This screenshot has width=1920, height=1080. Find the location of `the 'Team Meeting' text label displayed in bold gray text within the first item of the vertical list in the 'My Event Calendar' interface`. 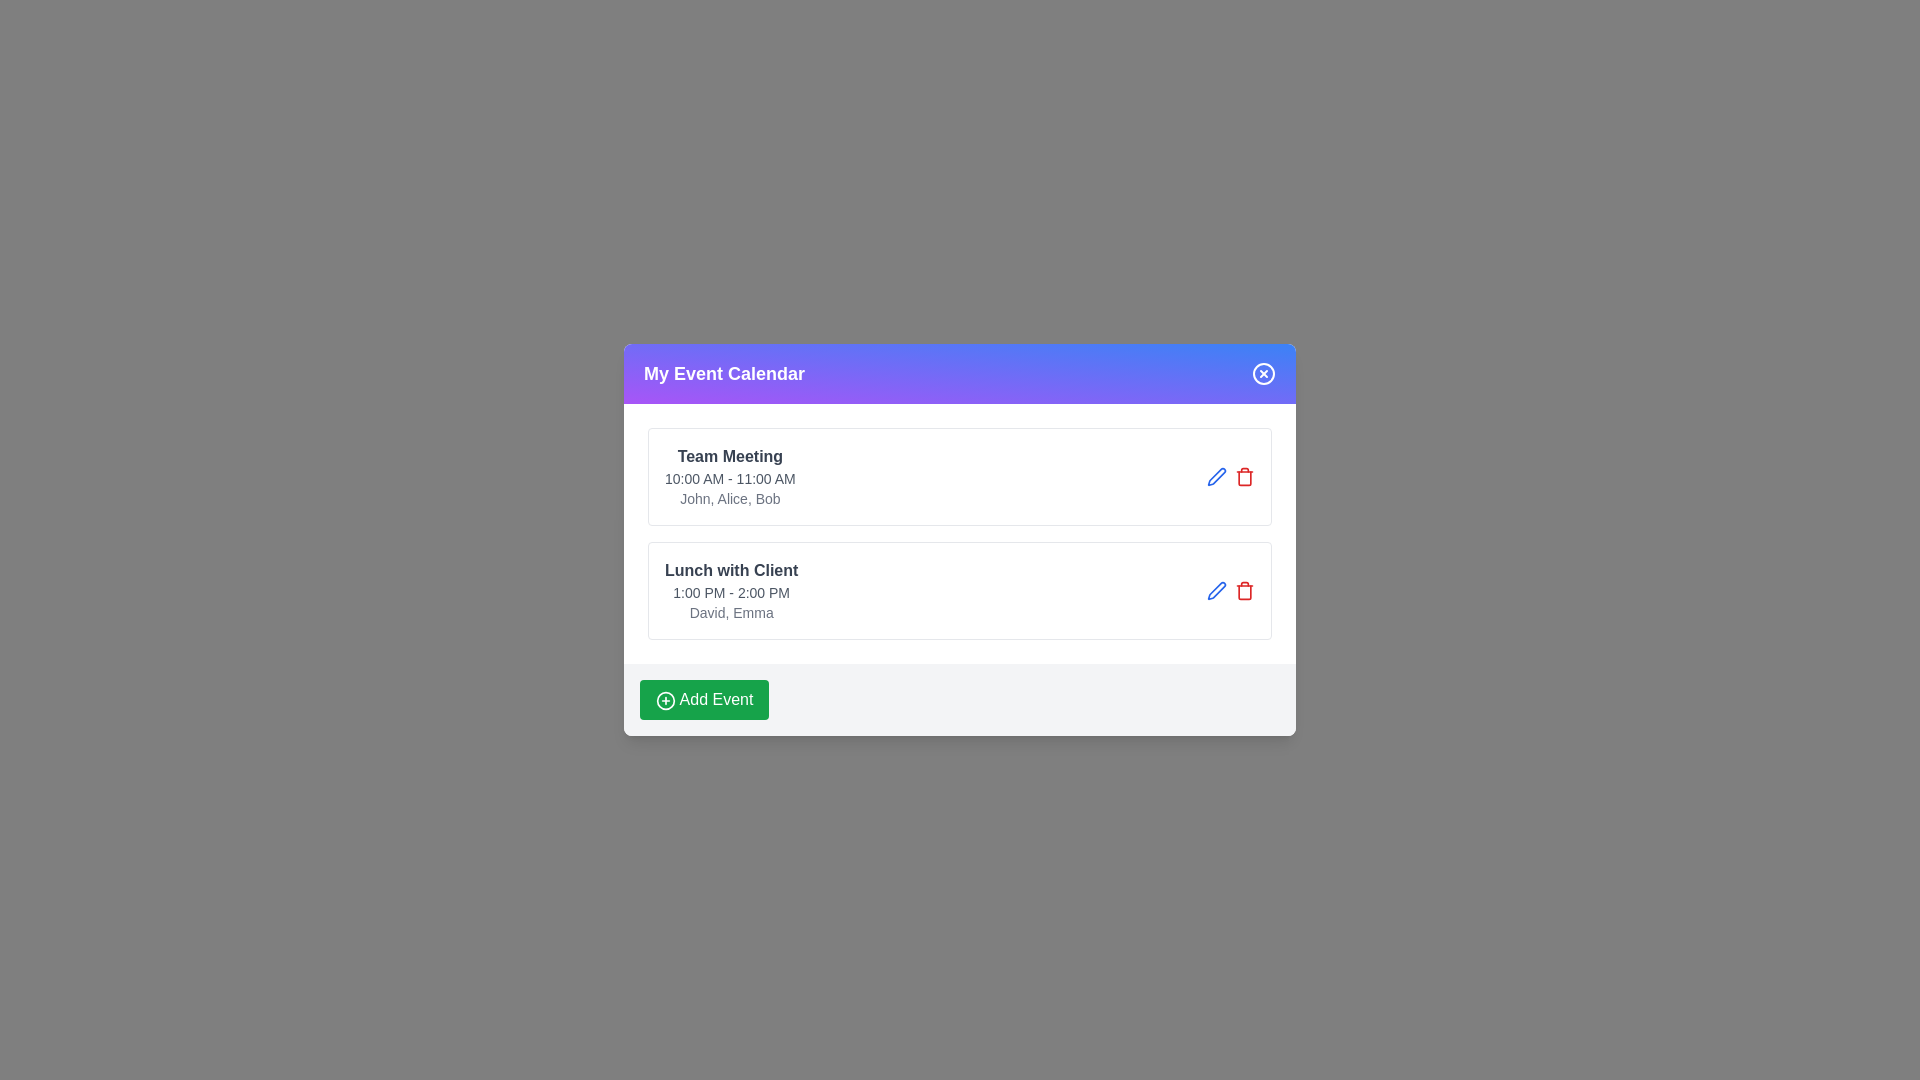

the 'Team Meeting' text label displayed in bold gray text within the first item of the vertical list in the 'My Event Calendar' interface is located at coordinates (729, 456).